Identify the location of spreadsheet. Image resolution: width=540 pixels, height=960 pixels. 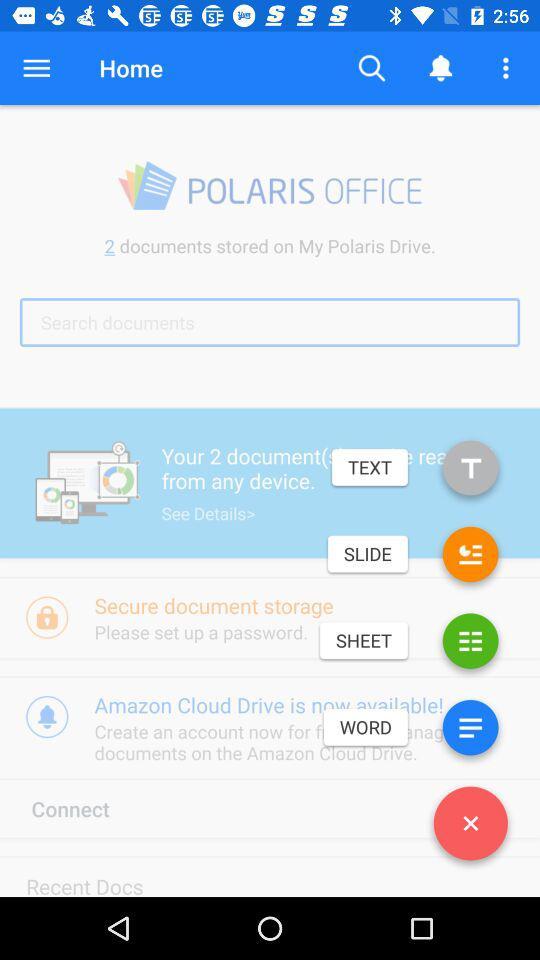
(470, 644).